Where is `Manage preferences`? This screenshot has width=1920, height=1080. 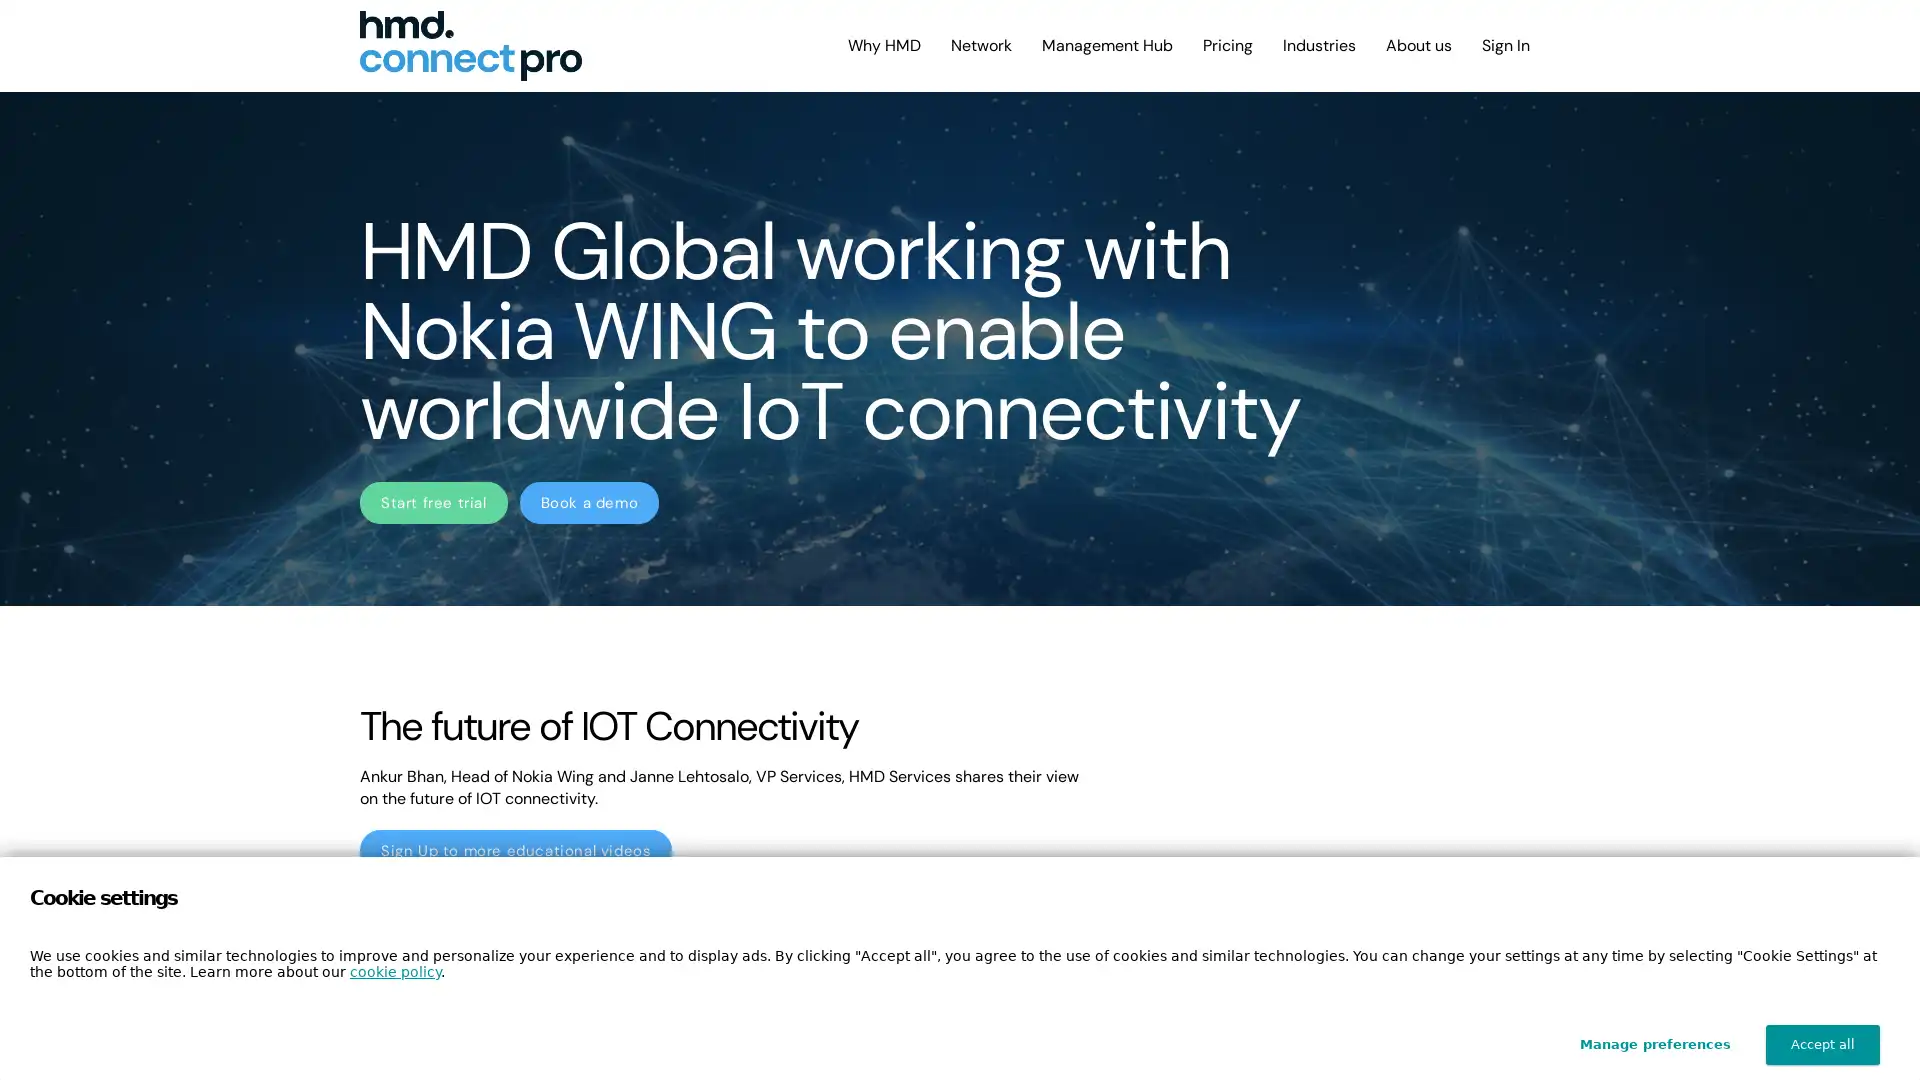 Manage preferences is located at coordinates (1655, 1044).